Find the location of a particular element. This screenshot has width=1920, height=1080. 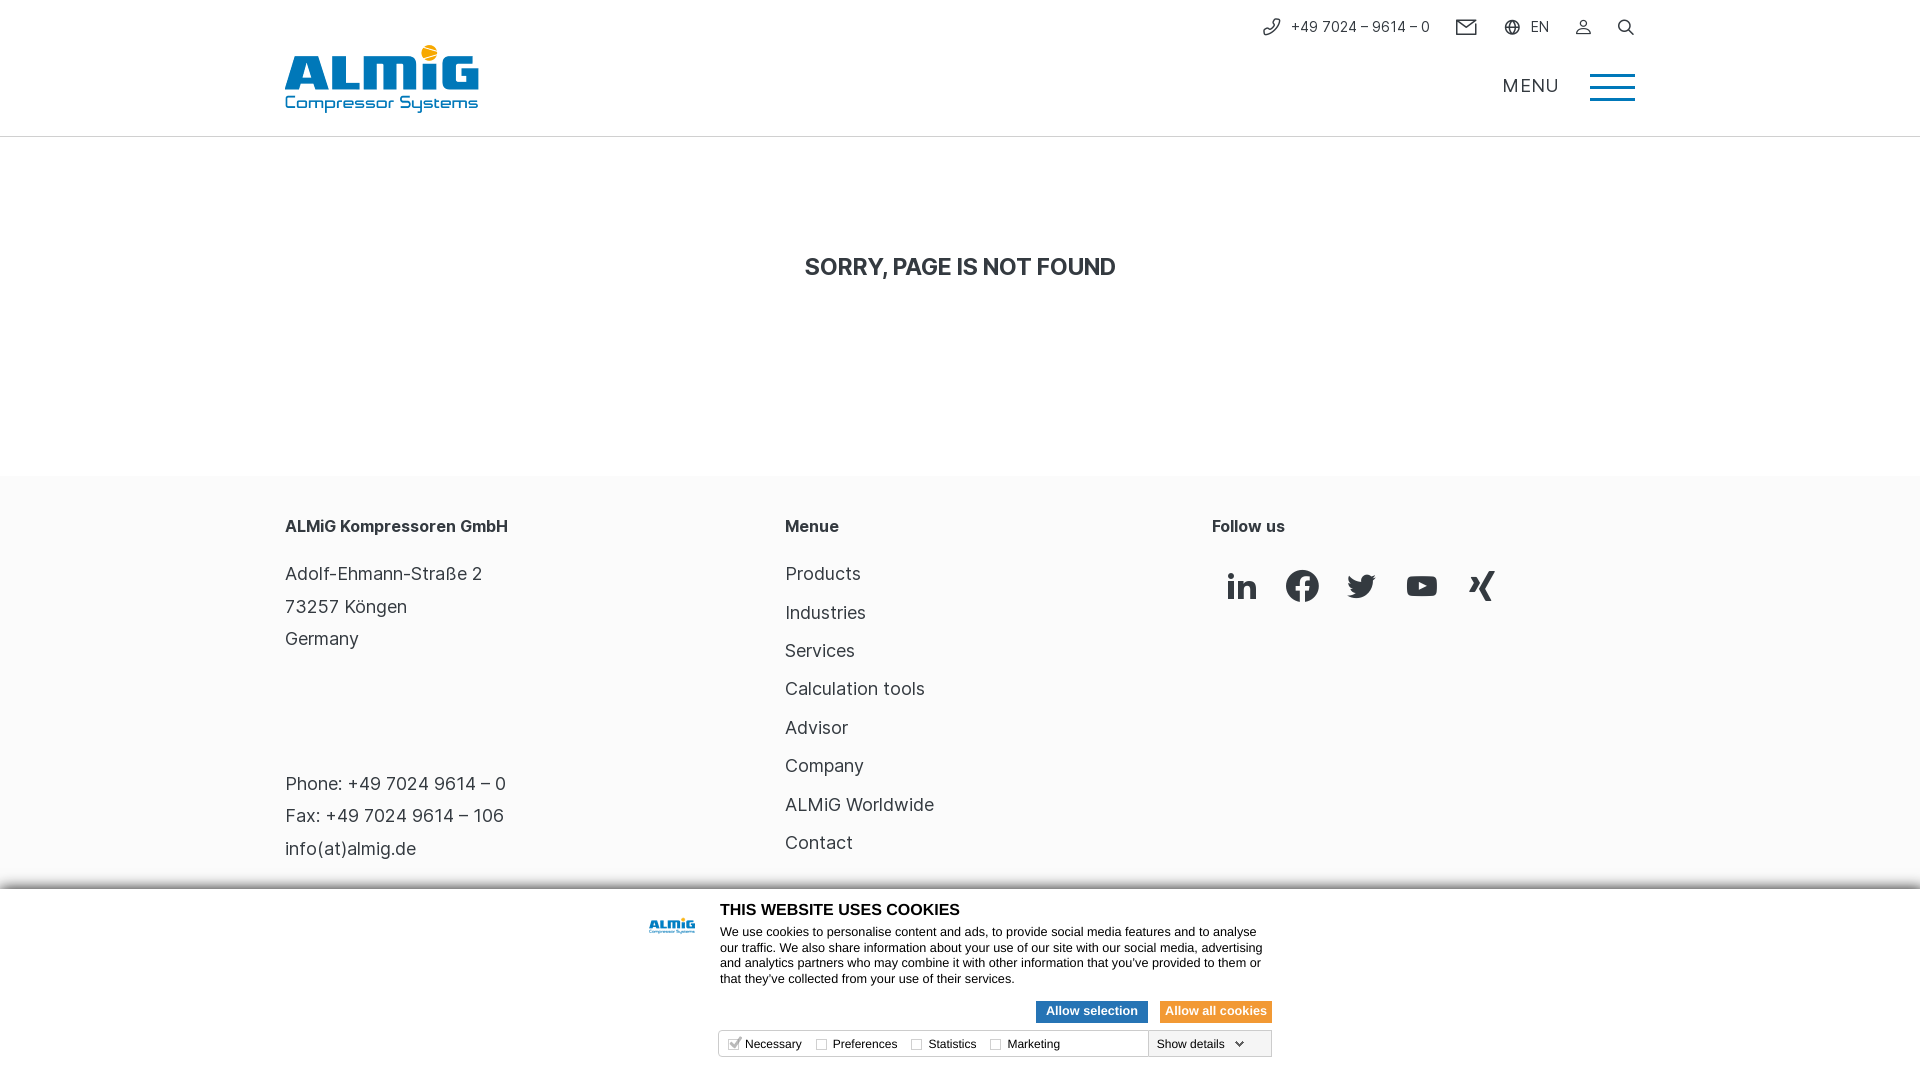

'Twitter' is located at coordinates (1361, 586).